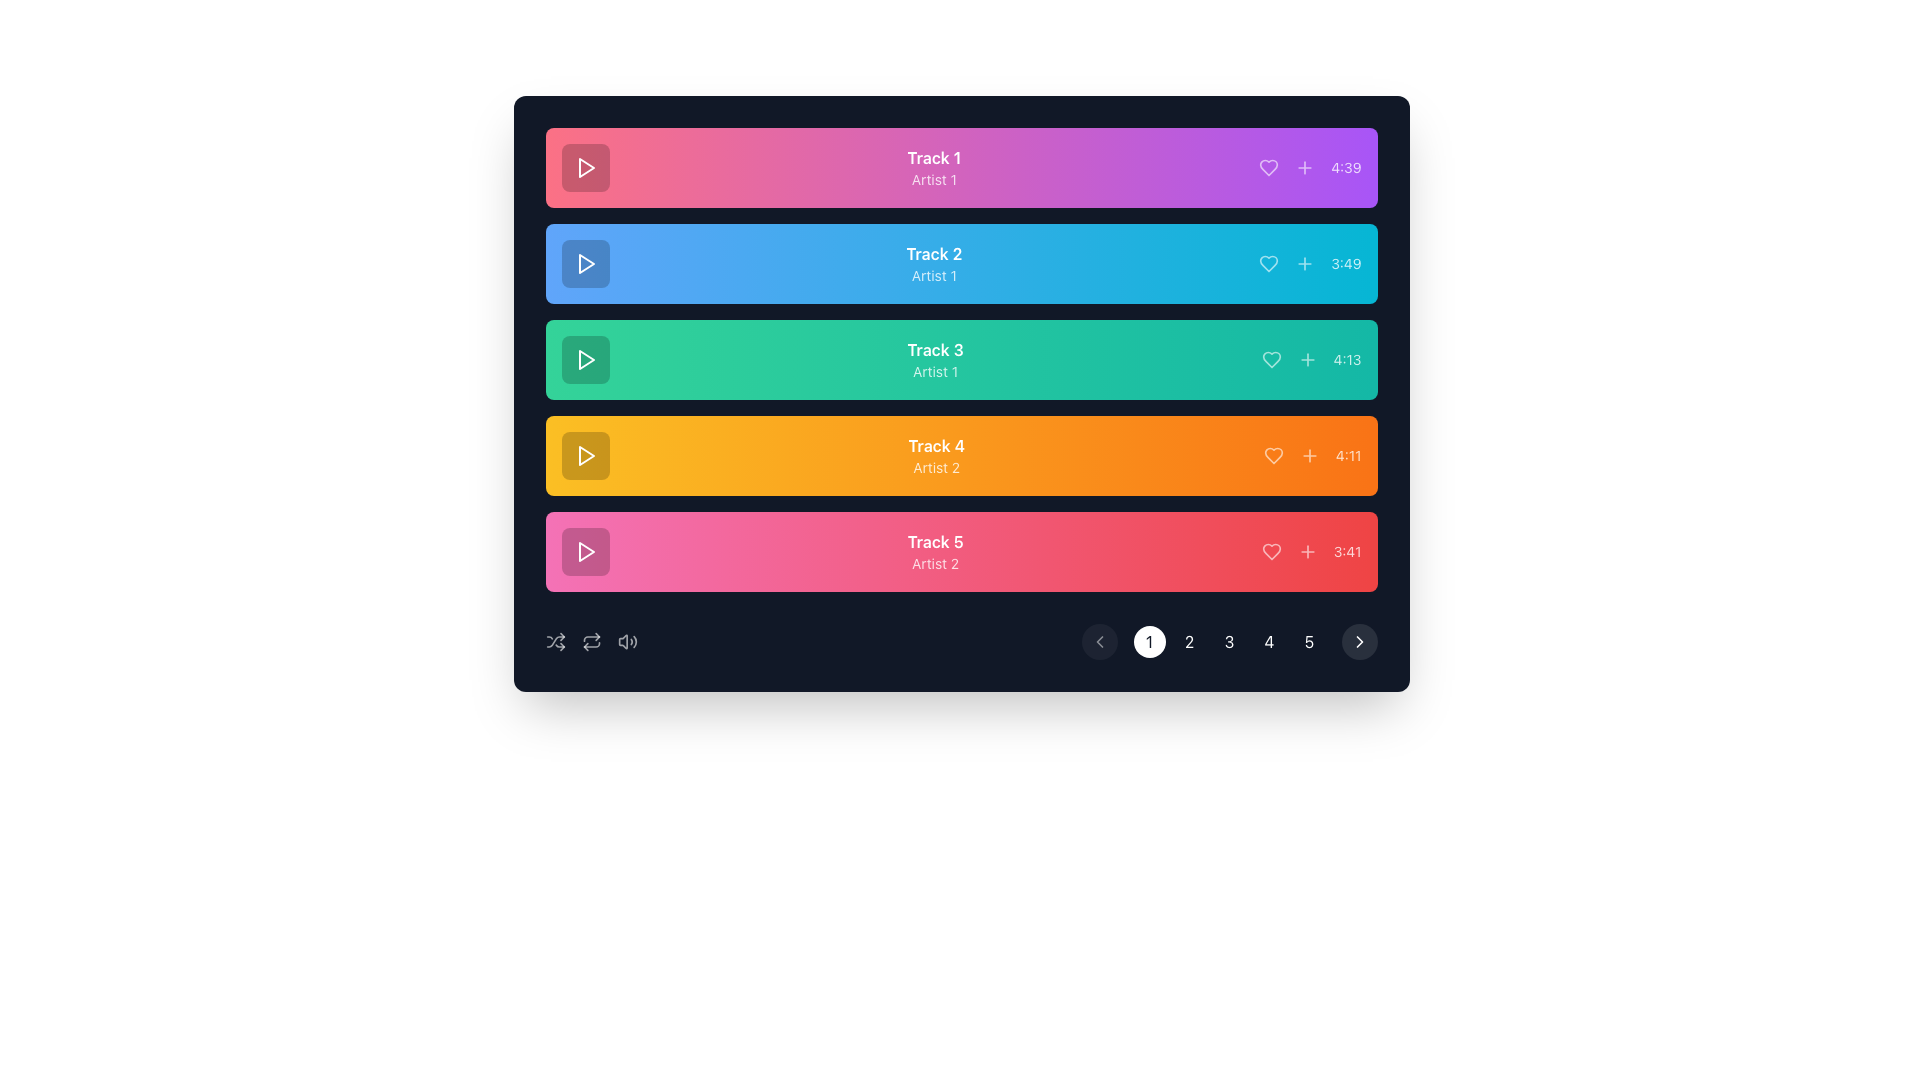  Describe the element at coordinates (590, 641) in the screenshot. I see `the interactive icon button located in the bottom-left part of the interface` at that location.